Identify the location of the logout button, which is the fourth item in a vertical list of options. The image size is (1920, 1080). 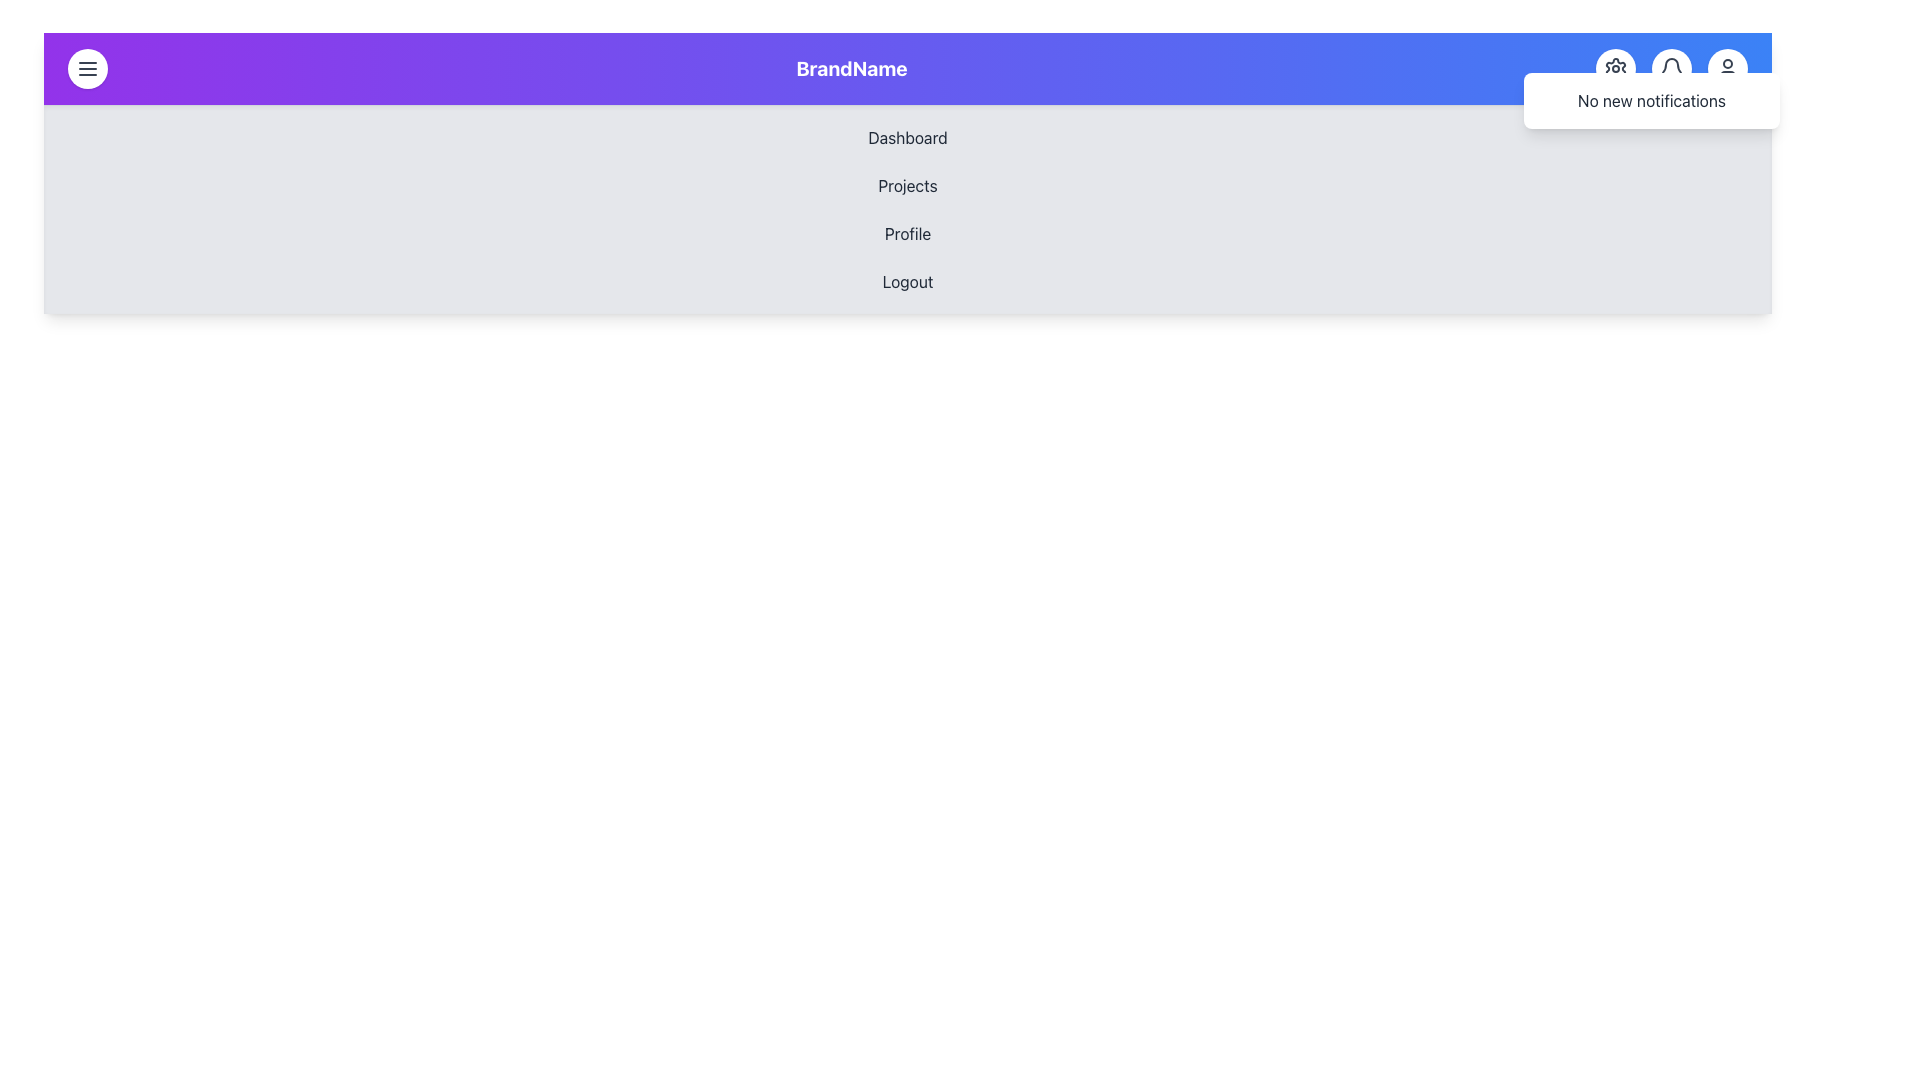
(906, 281).